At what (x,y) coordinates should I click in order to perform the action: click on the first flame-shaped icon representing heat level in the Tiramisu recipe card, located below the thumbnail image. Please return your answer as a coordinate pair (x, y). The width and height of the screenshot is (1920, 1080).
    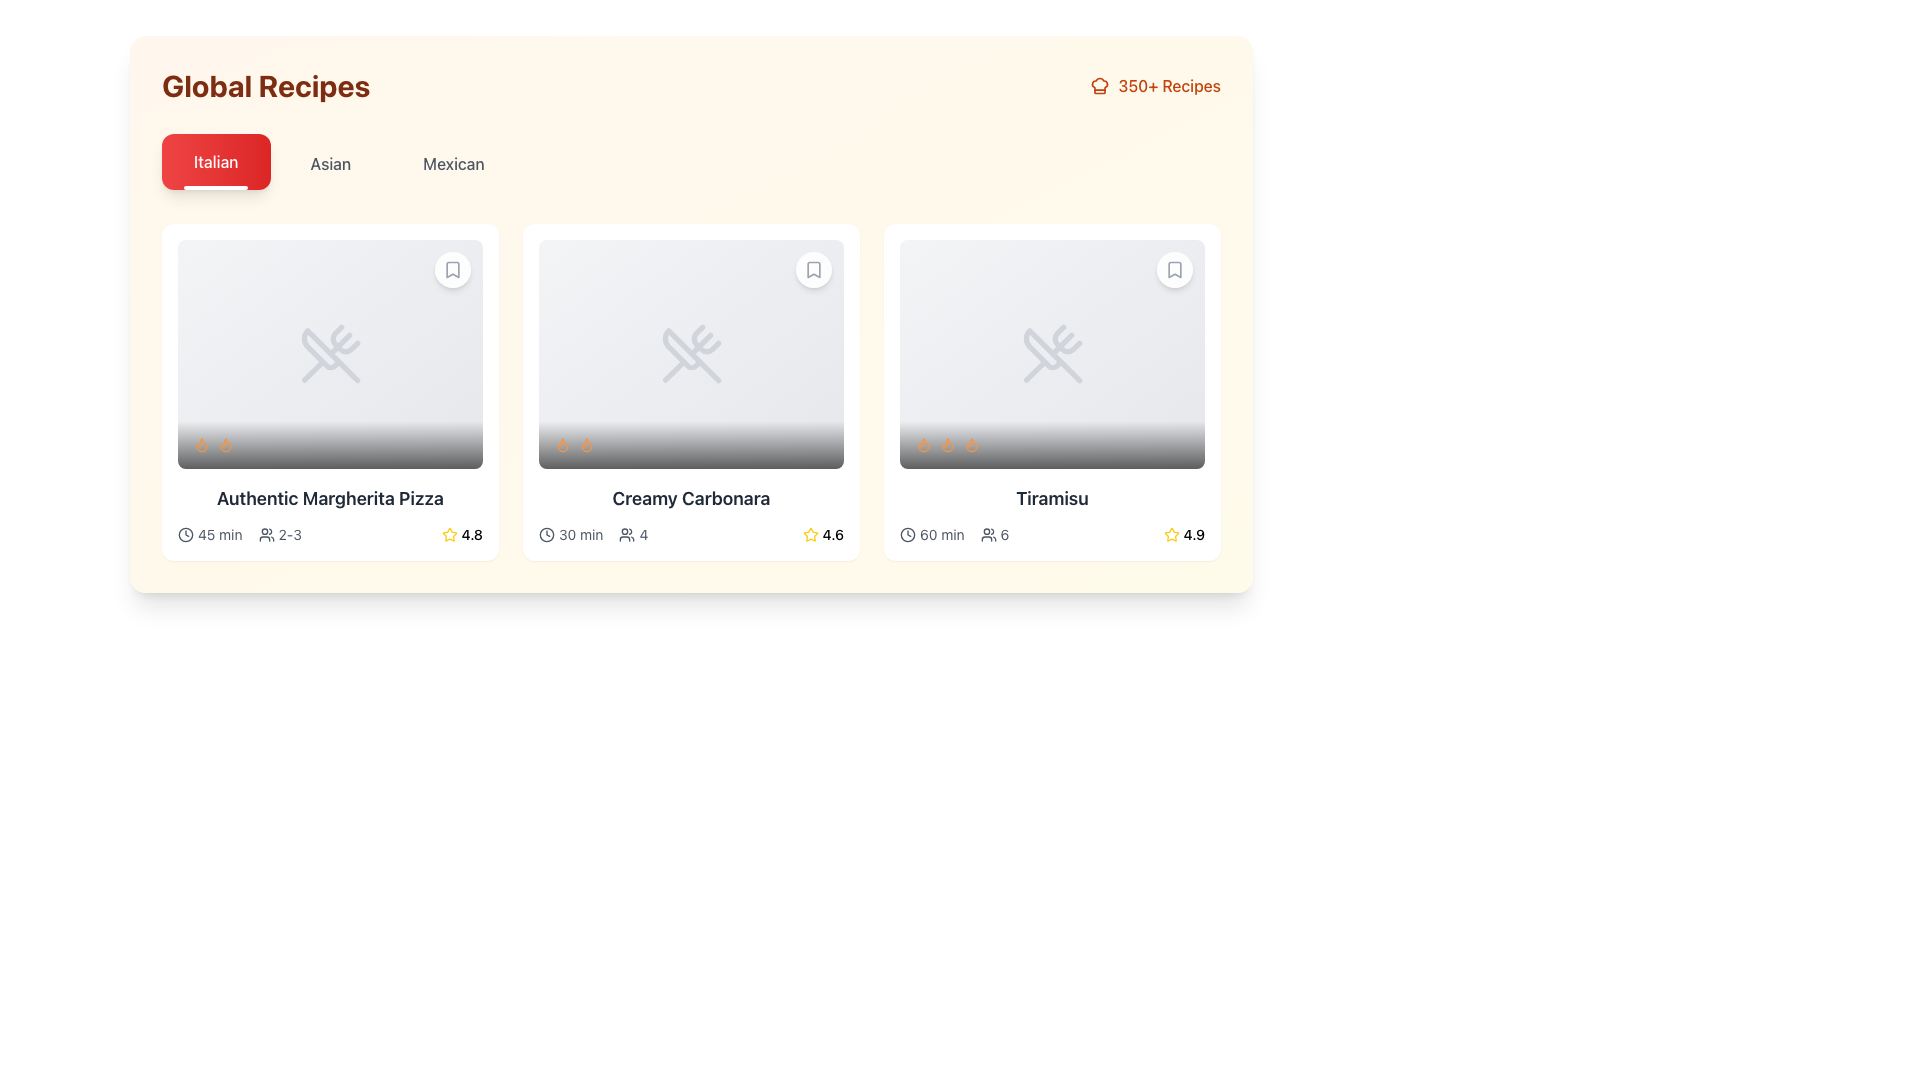
    Looking at the image, I should click on (923, 443).